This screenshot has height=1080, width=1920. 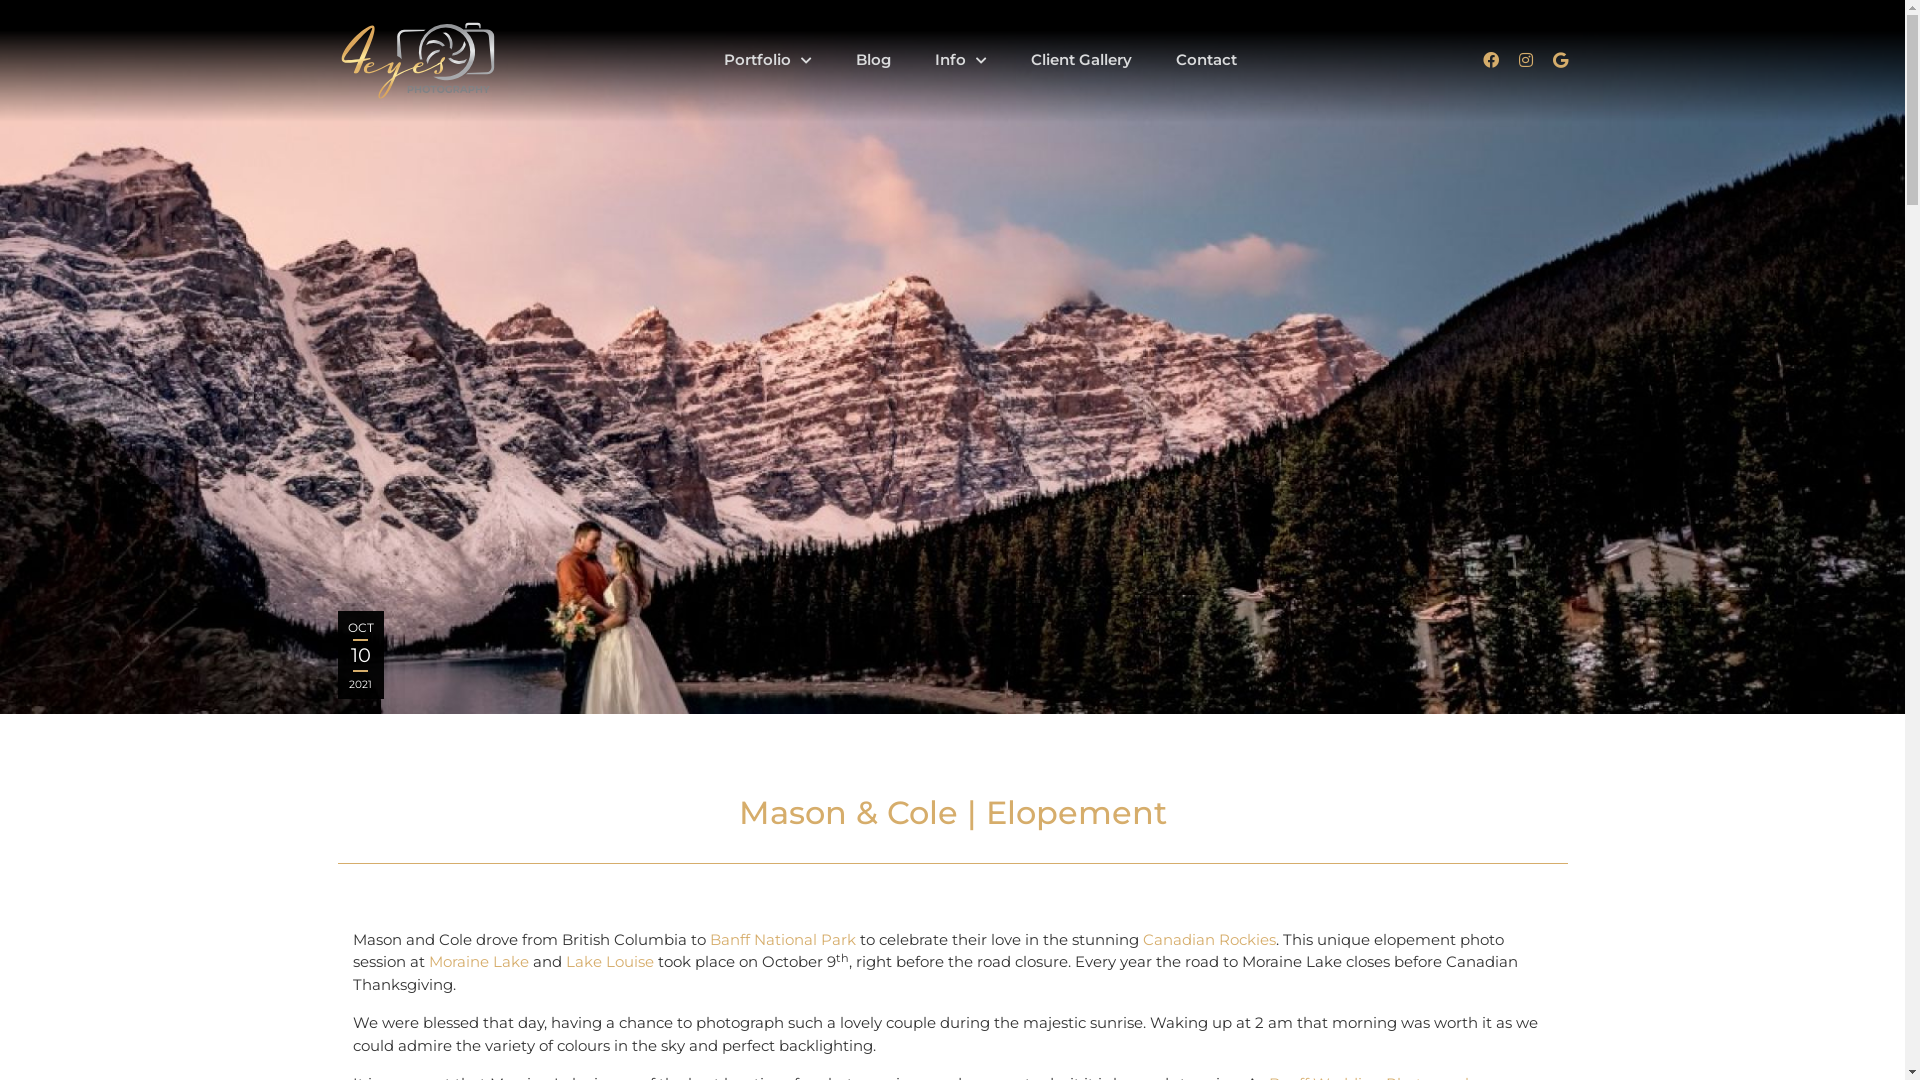 What do you see at coordinates (960, 58) in the screenshot?
I see `'Info'` at bounding box center [960, 58].